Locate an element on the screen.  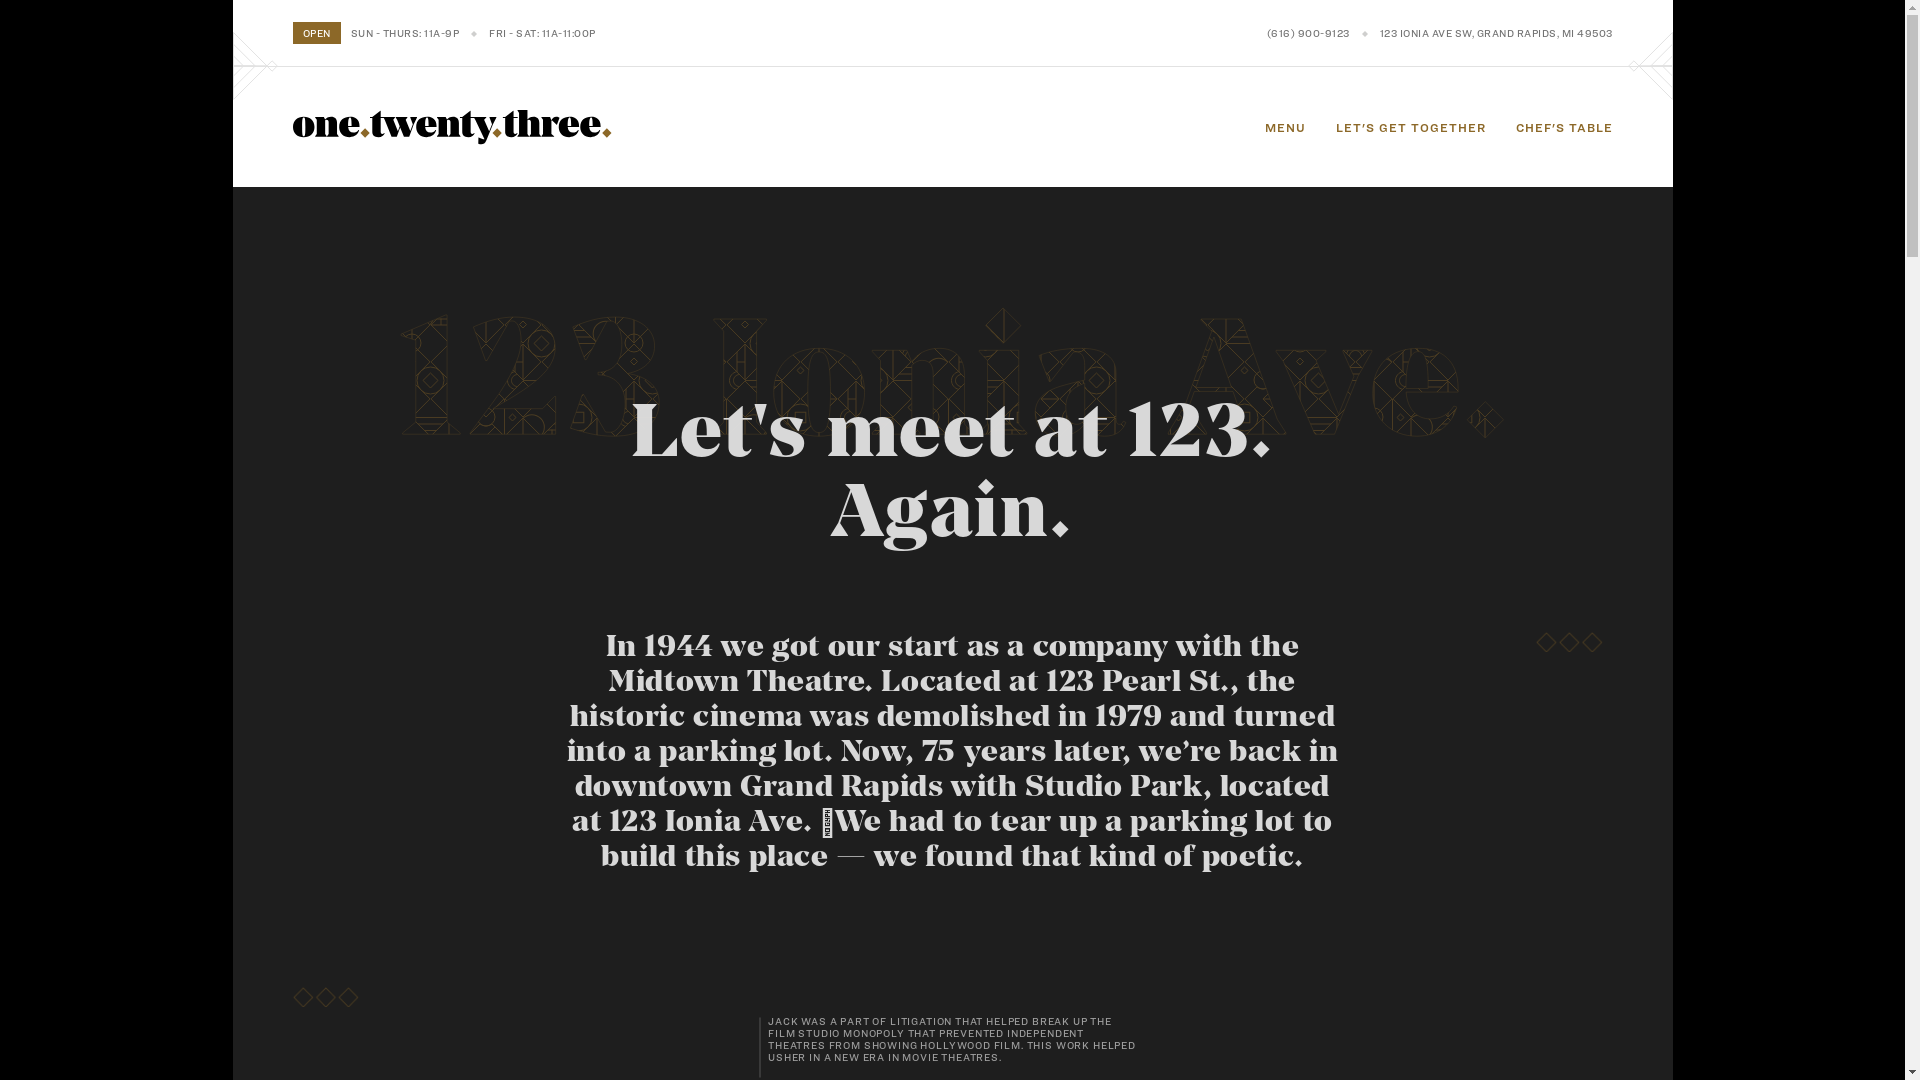
'123 IONIA AVE SW, GRAND RAPIDS, MI 49503' is located at coordinates (1379, 33).